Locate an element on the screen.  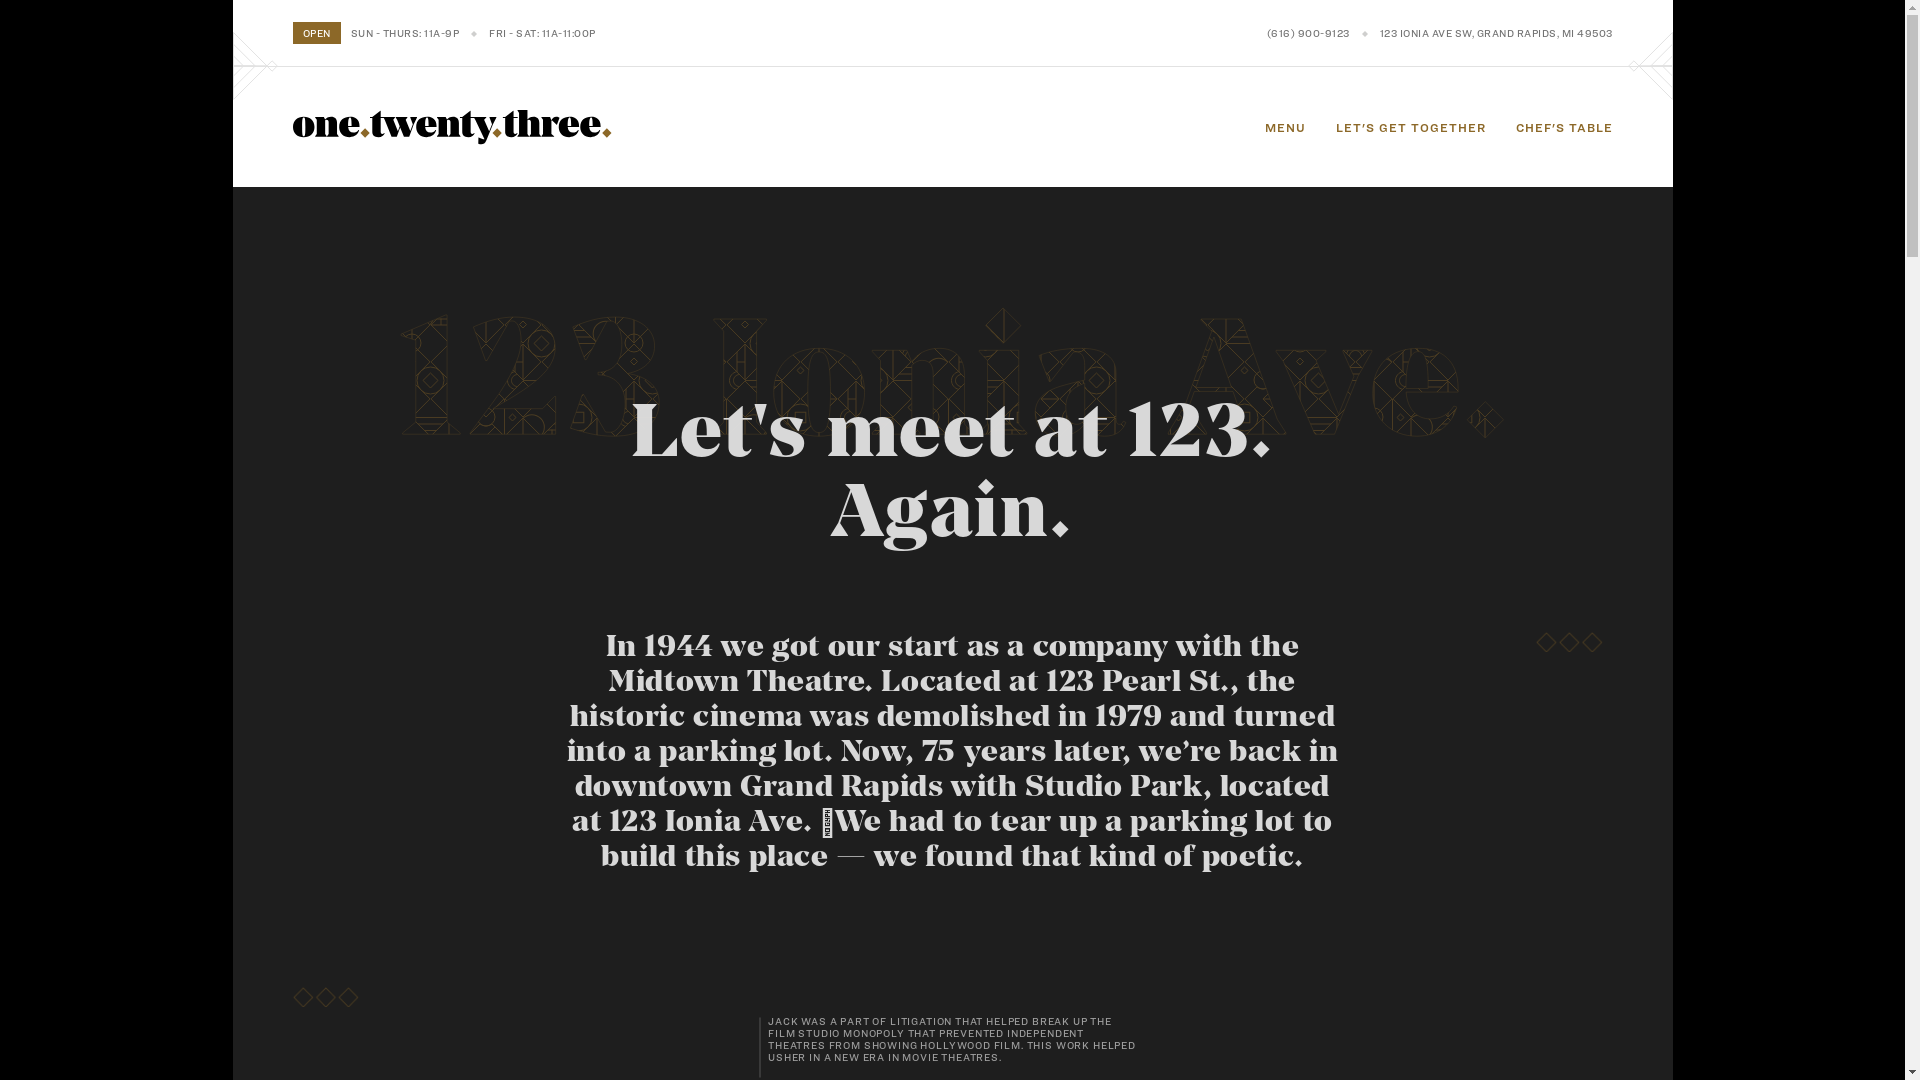
'123 IONIA AVE SW, GRAND RAPIDS, MI 49503' is located at coordinates (1379, 33).